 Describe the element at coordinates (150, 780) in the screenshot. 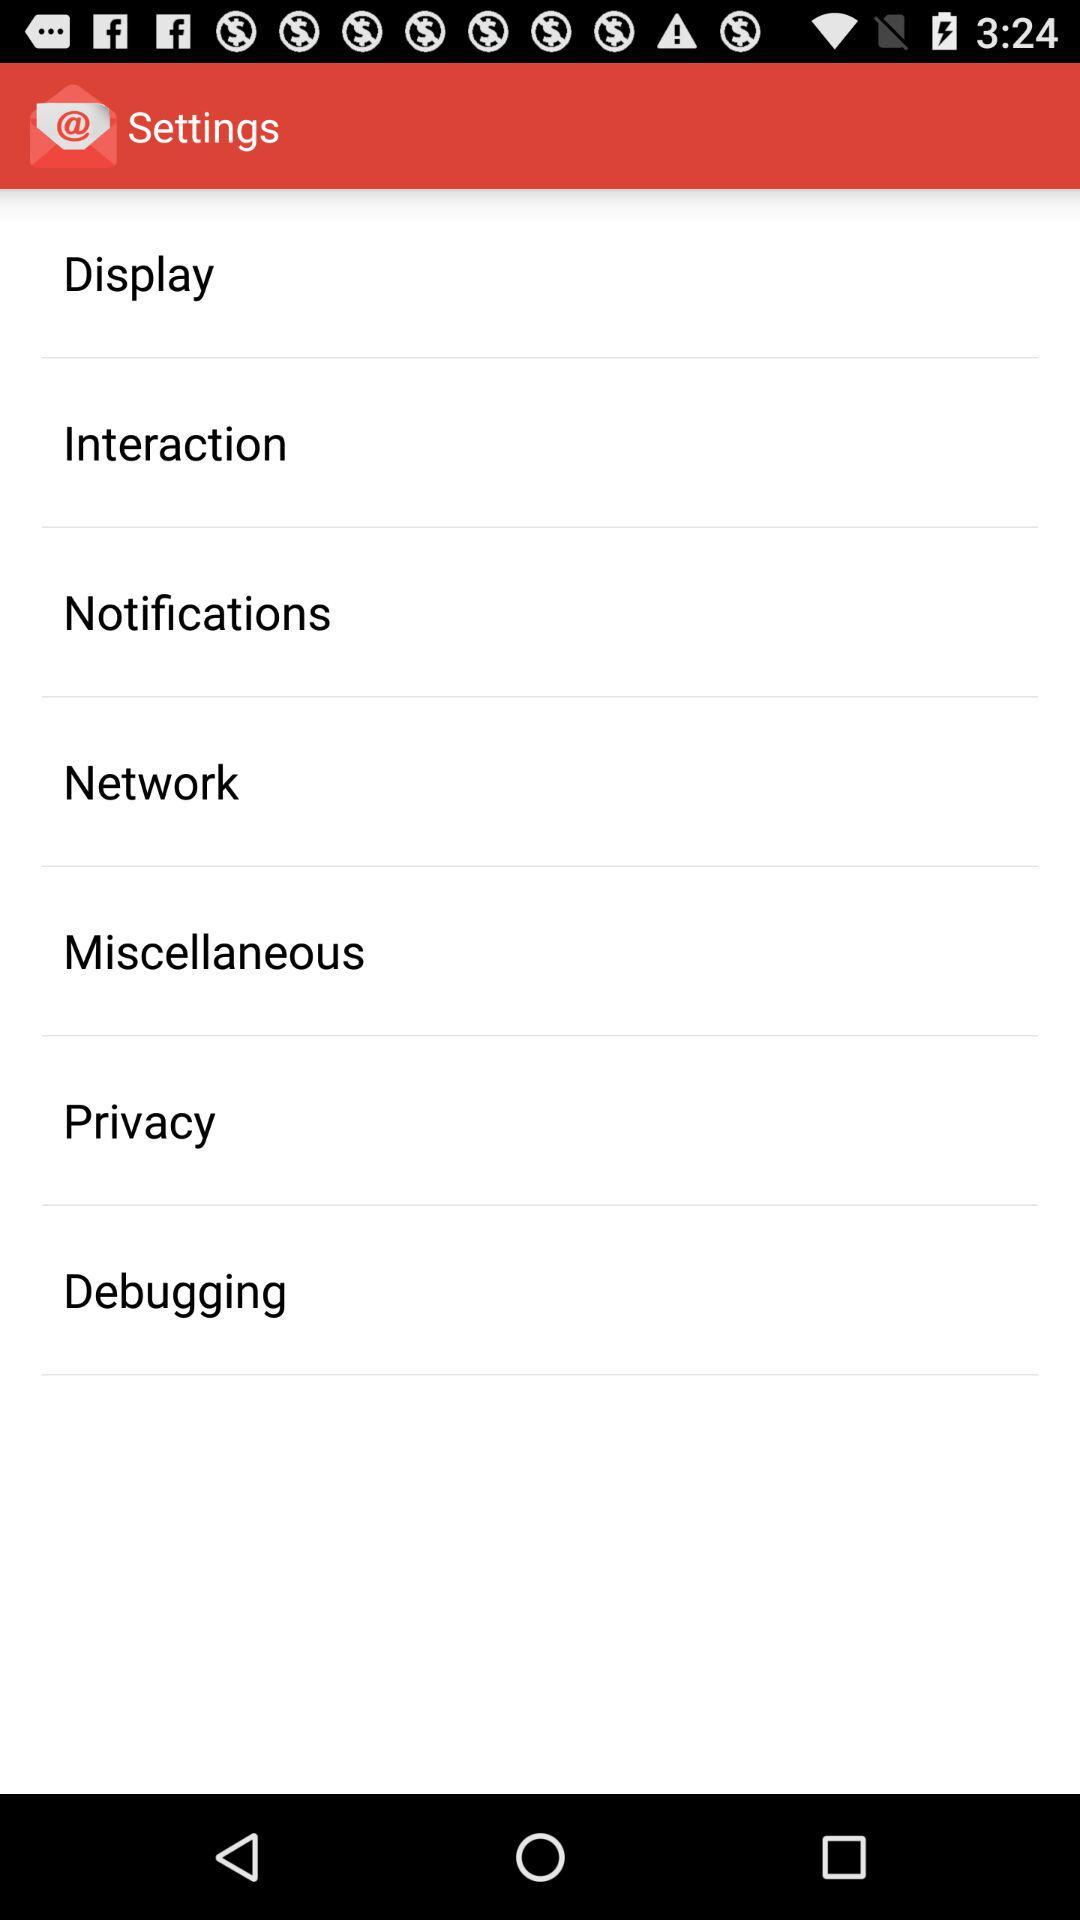

I see `network item` at that location.